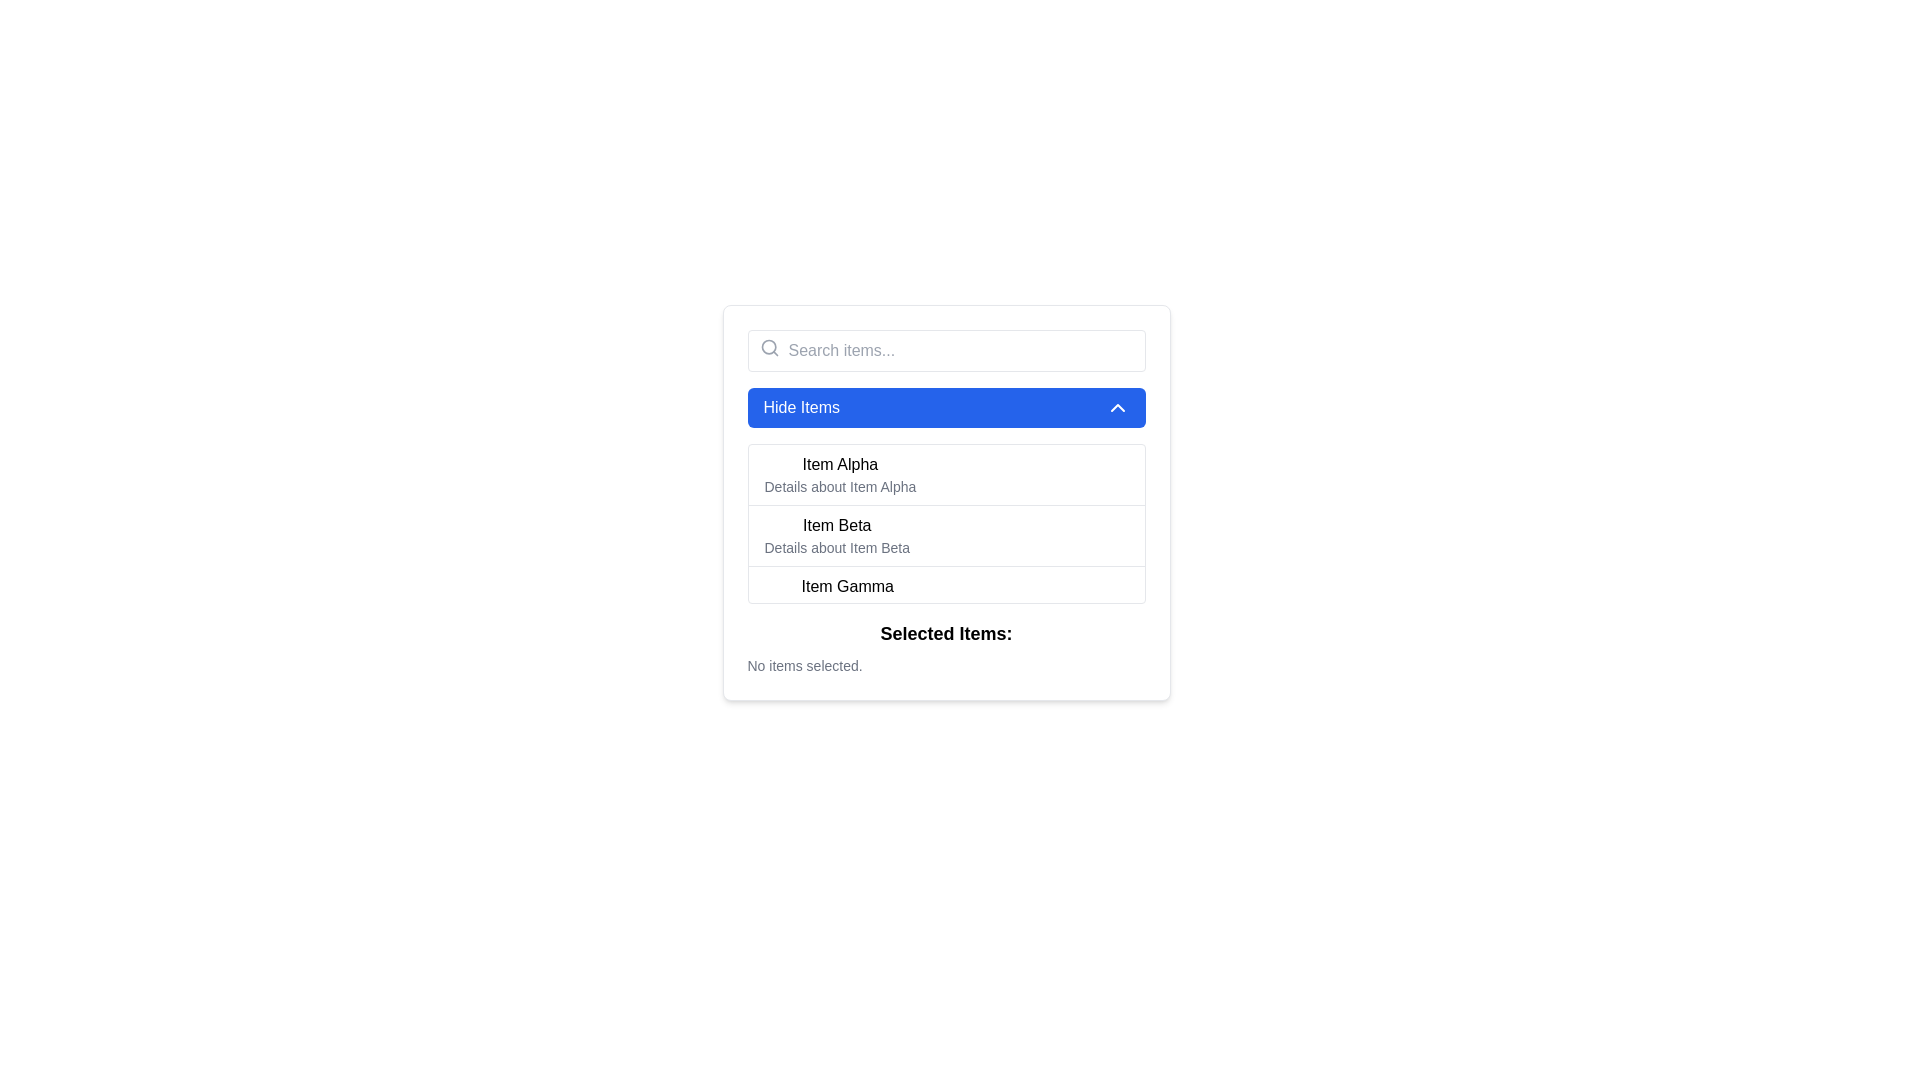 The width and height of the screenshot is (1920, 1080). Describe the element at coordinates (945, 633) in the screenshot. I see `the bold and enlarged text label displaying 'Selected Items:' which is located above the phrase 'No items selected.'` at that location.